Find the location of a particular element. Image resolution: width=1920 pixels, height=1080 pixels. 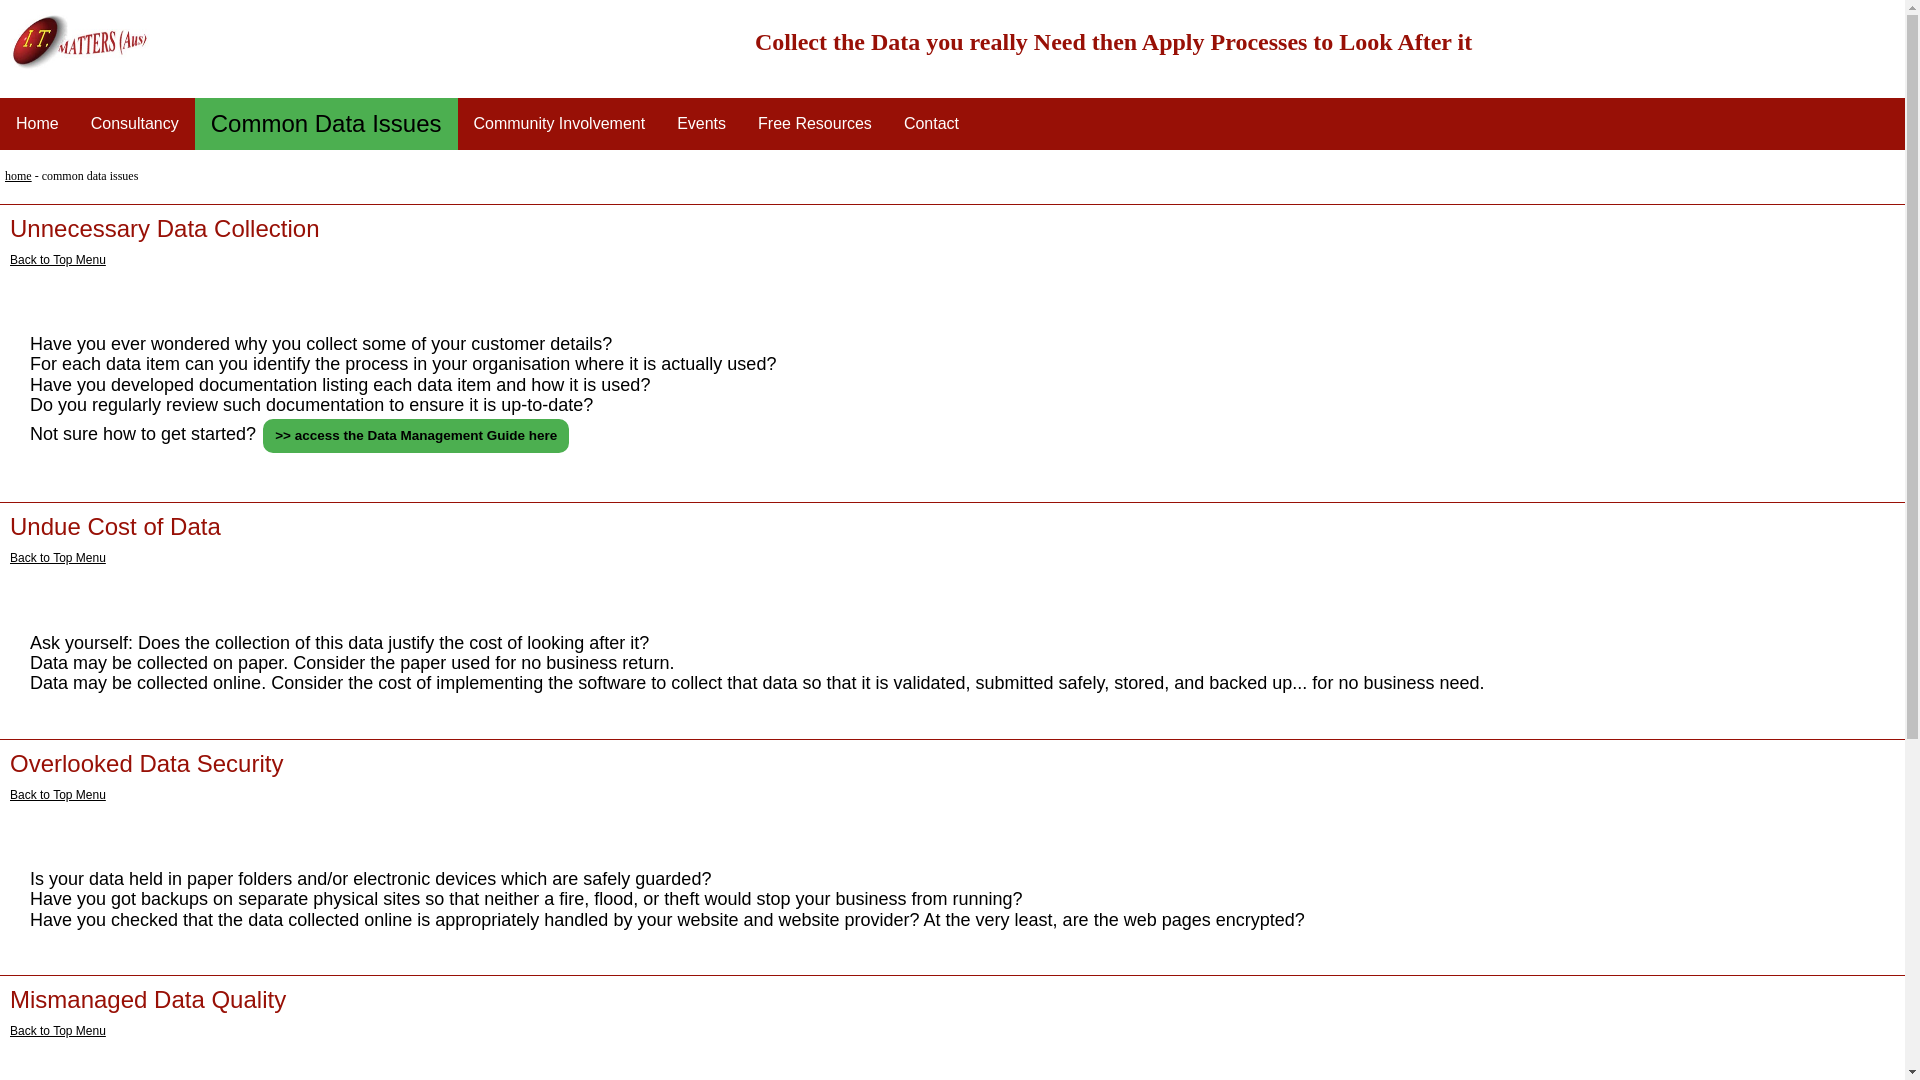

'Community Involvement' is located at coordinates (560, 123).